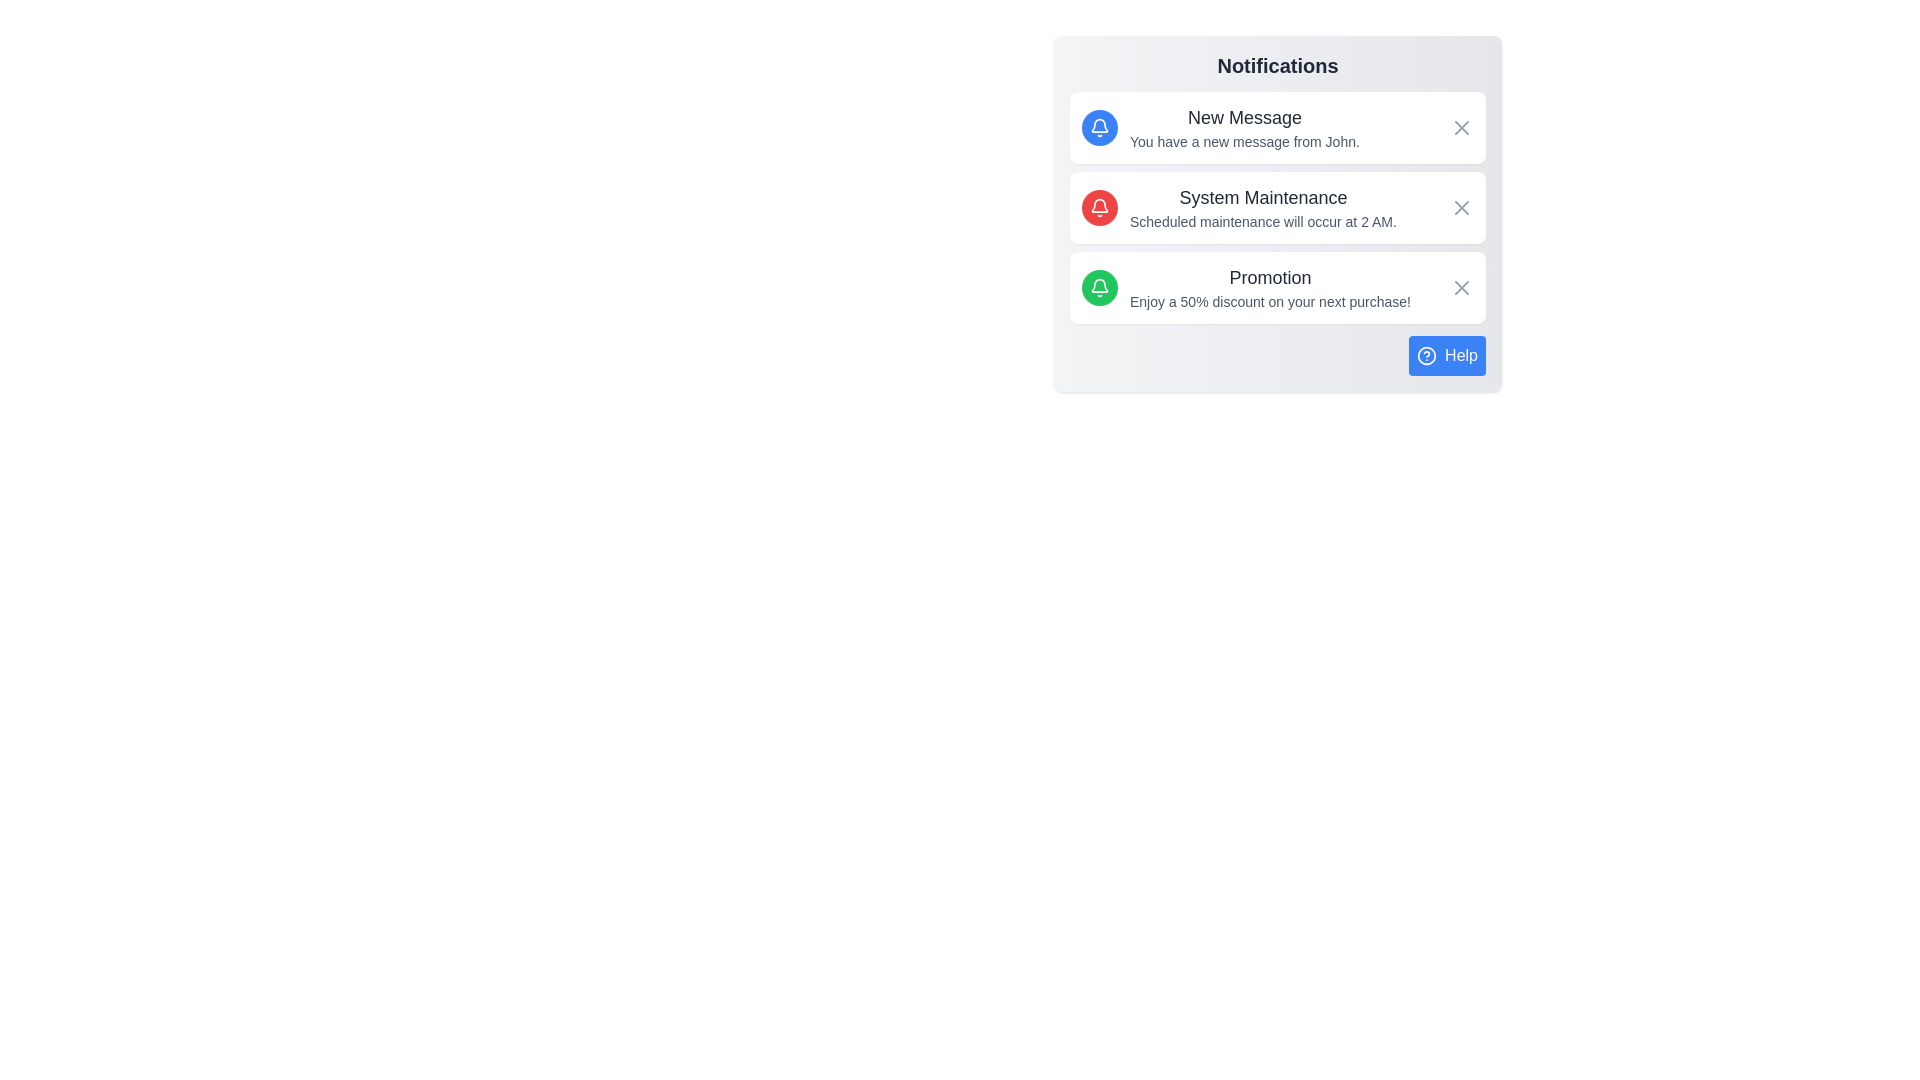  Describe the element at coordinates (1098, 208) in the screenshot. I see `the circular red notification icon with a white bell icon, which is located to the left of the 'System Maintenance' text in the second notification item of the list` at that location.